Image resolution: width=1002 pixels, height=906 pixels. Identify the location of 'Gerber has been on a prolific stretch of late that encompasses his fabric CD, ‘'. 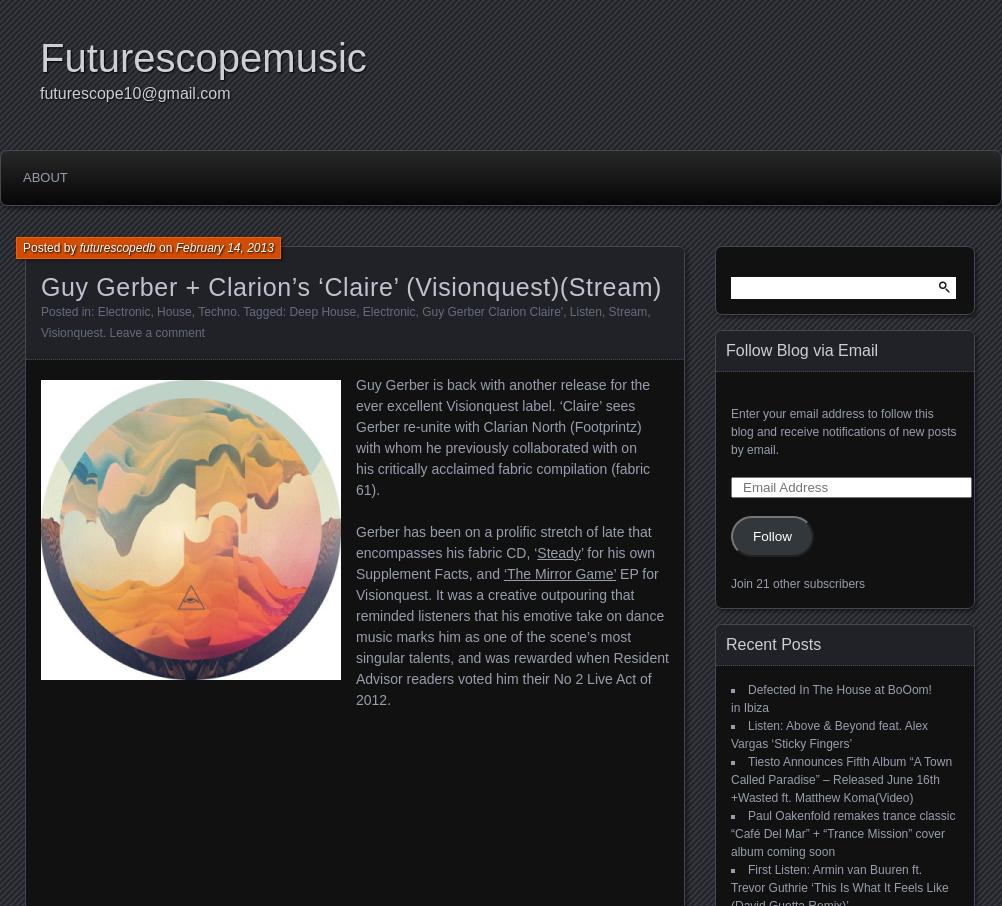
(503, 542).